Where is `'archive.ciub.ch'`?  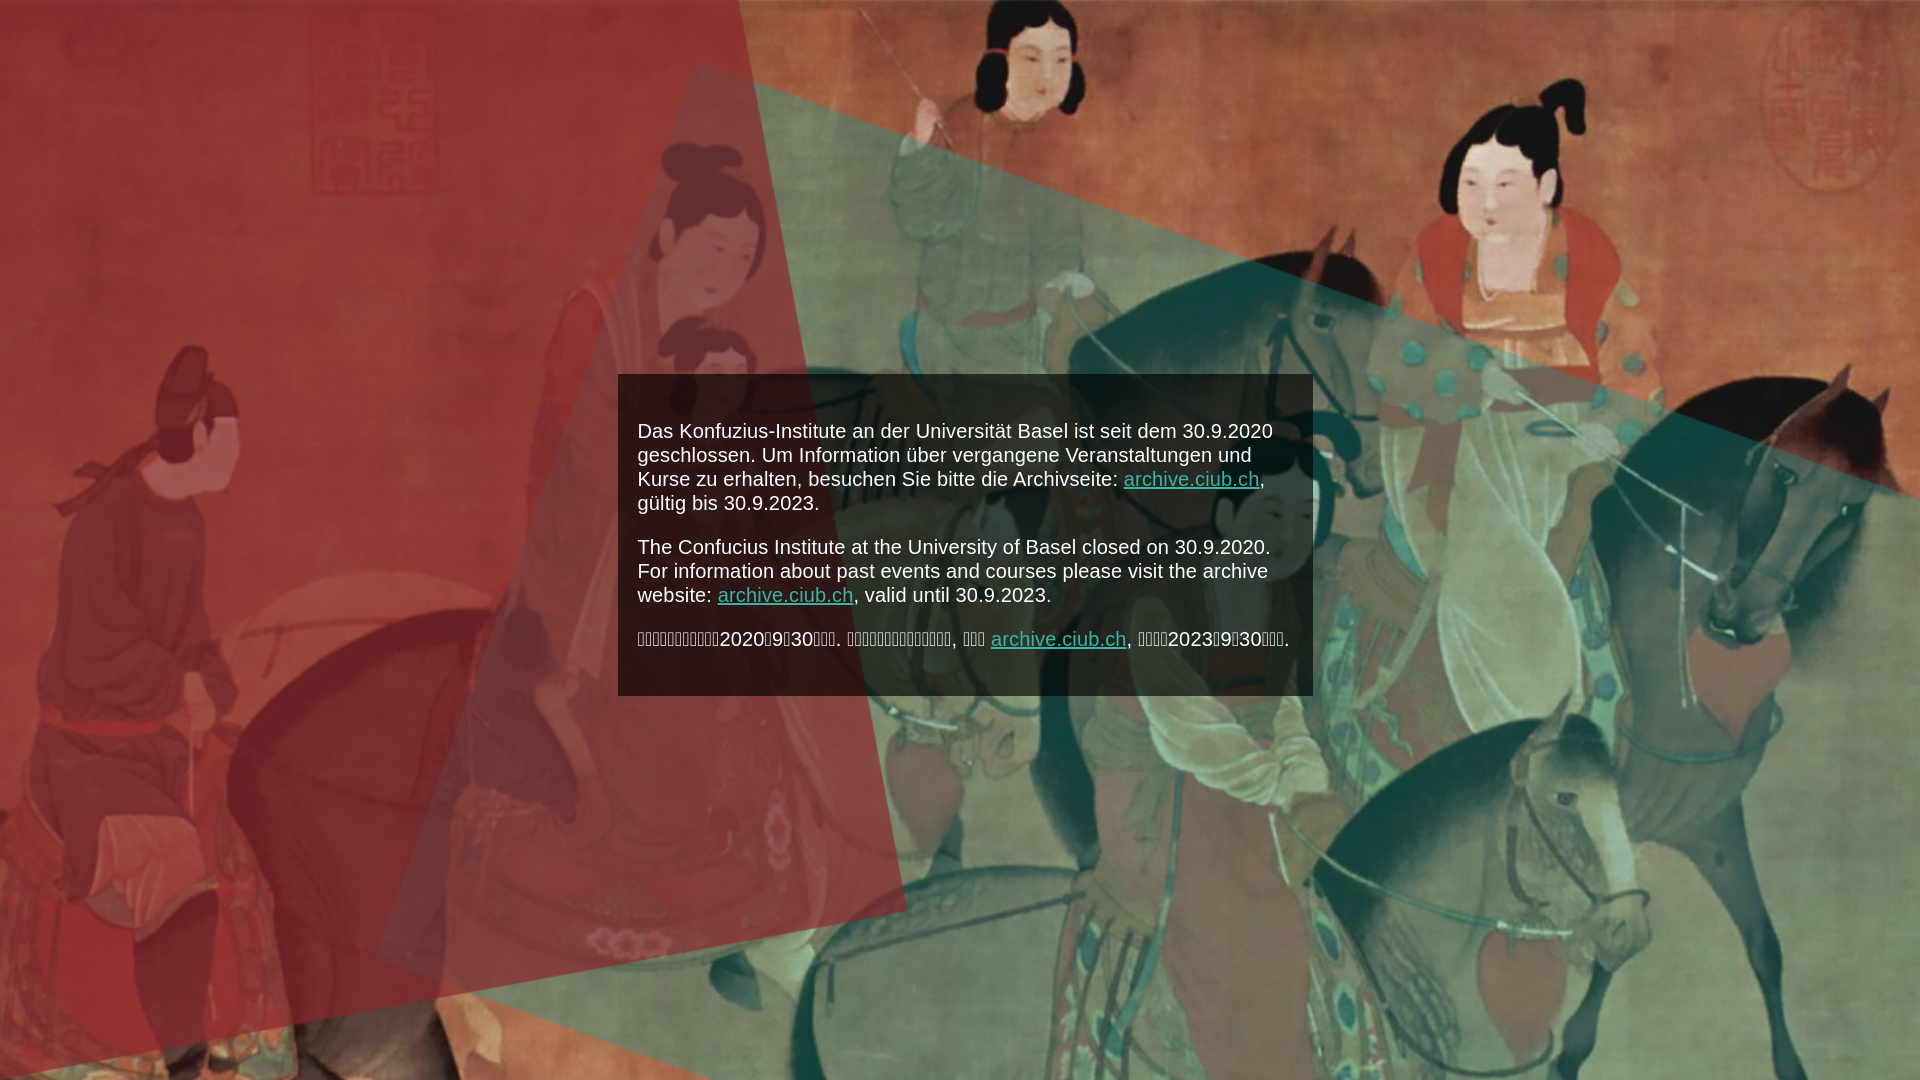
'archive.ciub.ch' is located at coordinates (785, 593).